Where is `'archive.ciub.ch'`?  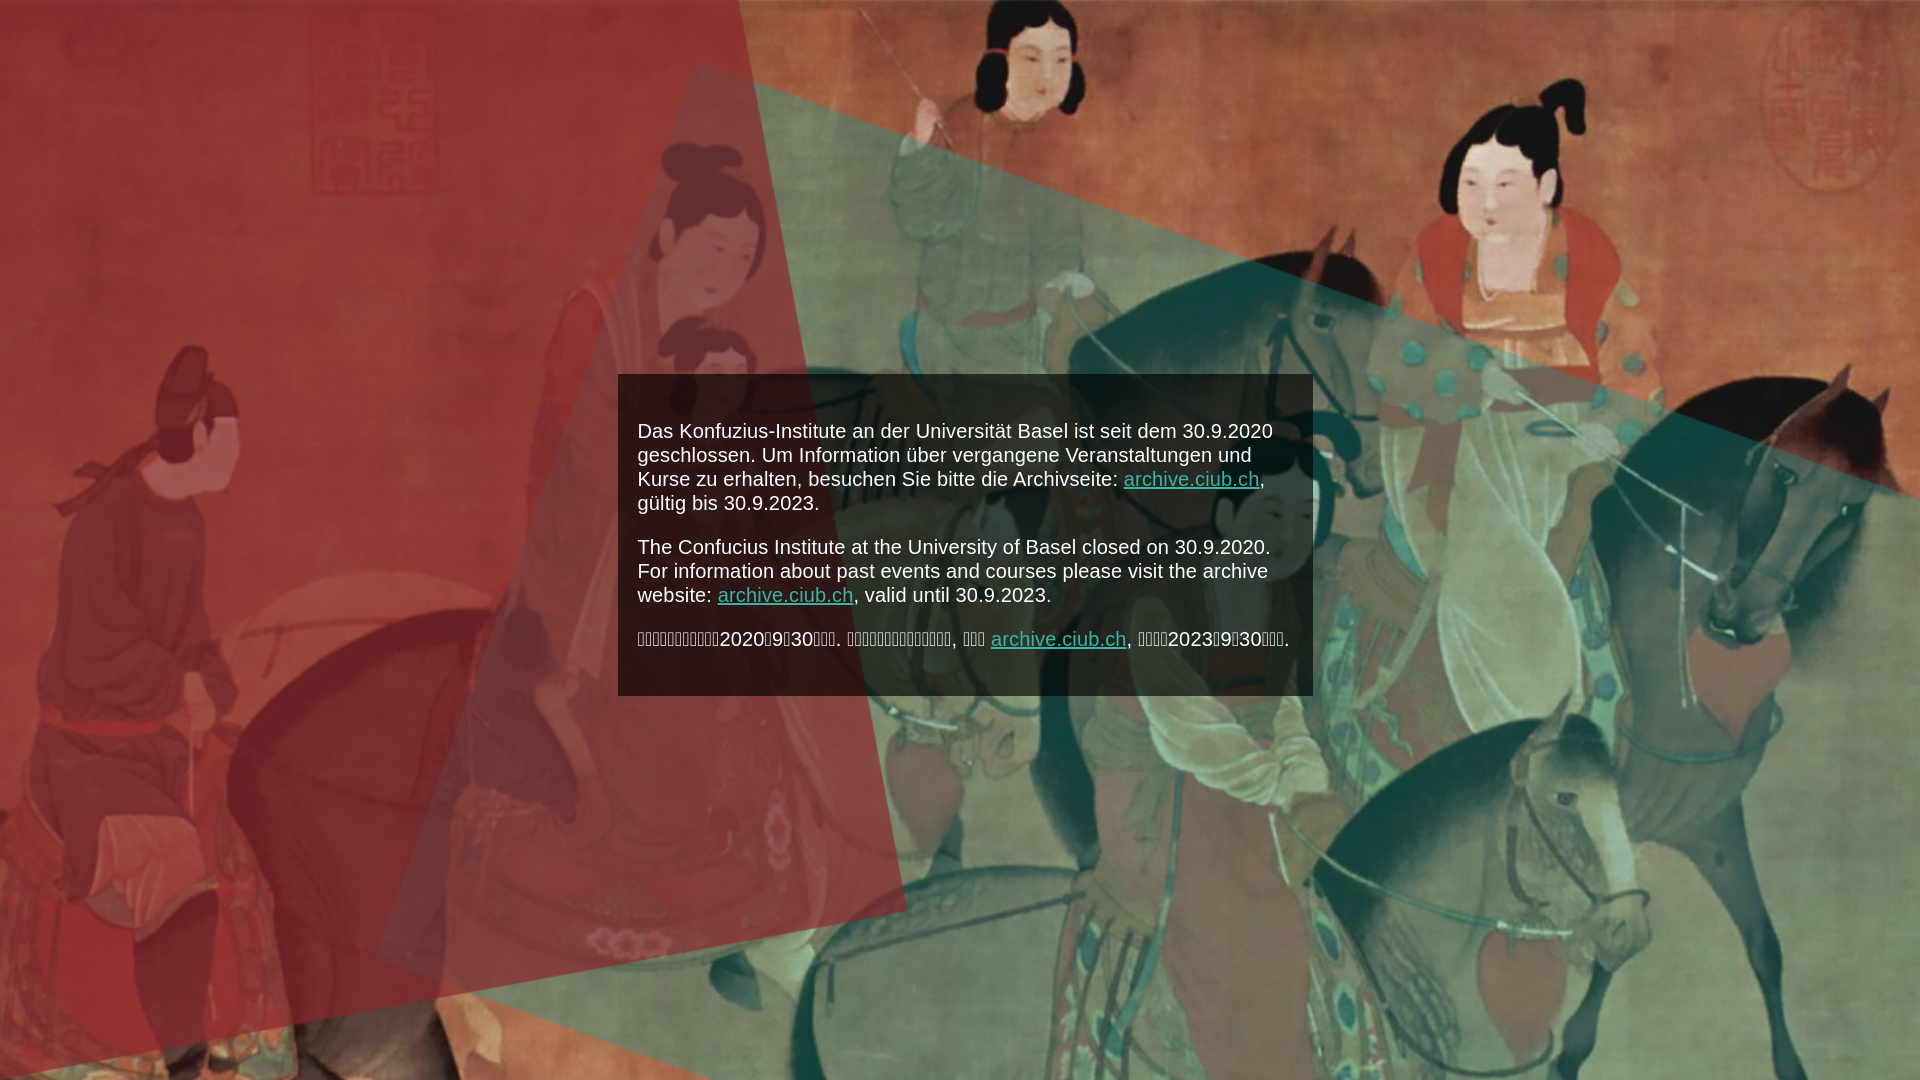
'archive.ciub.ch' is located at coordinates (785, 593).